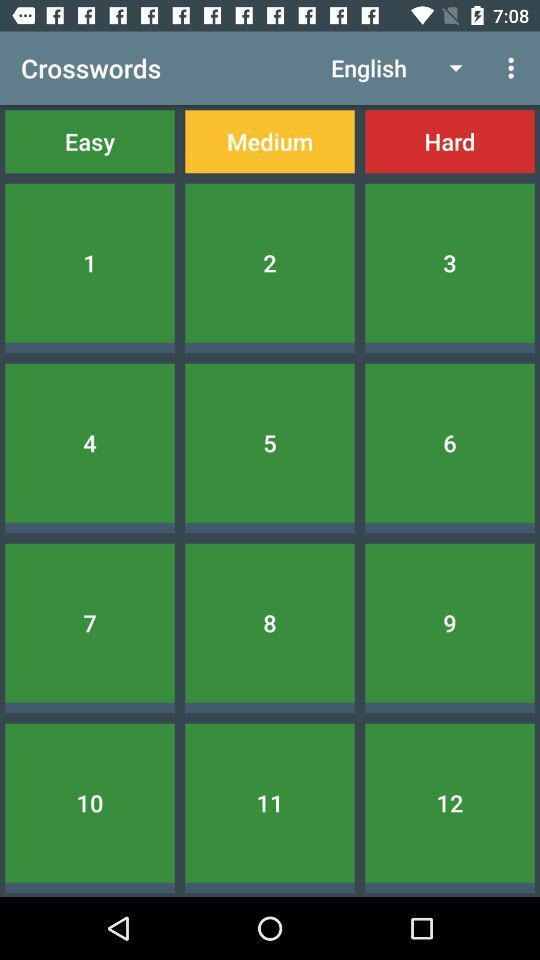  I want to click on icon to the right of english icon, so click(513, 68).